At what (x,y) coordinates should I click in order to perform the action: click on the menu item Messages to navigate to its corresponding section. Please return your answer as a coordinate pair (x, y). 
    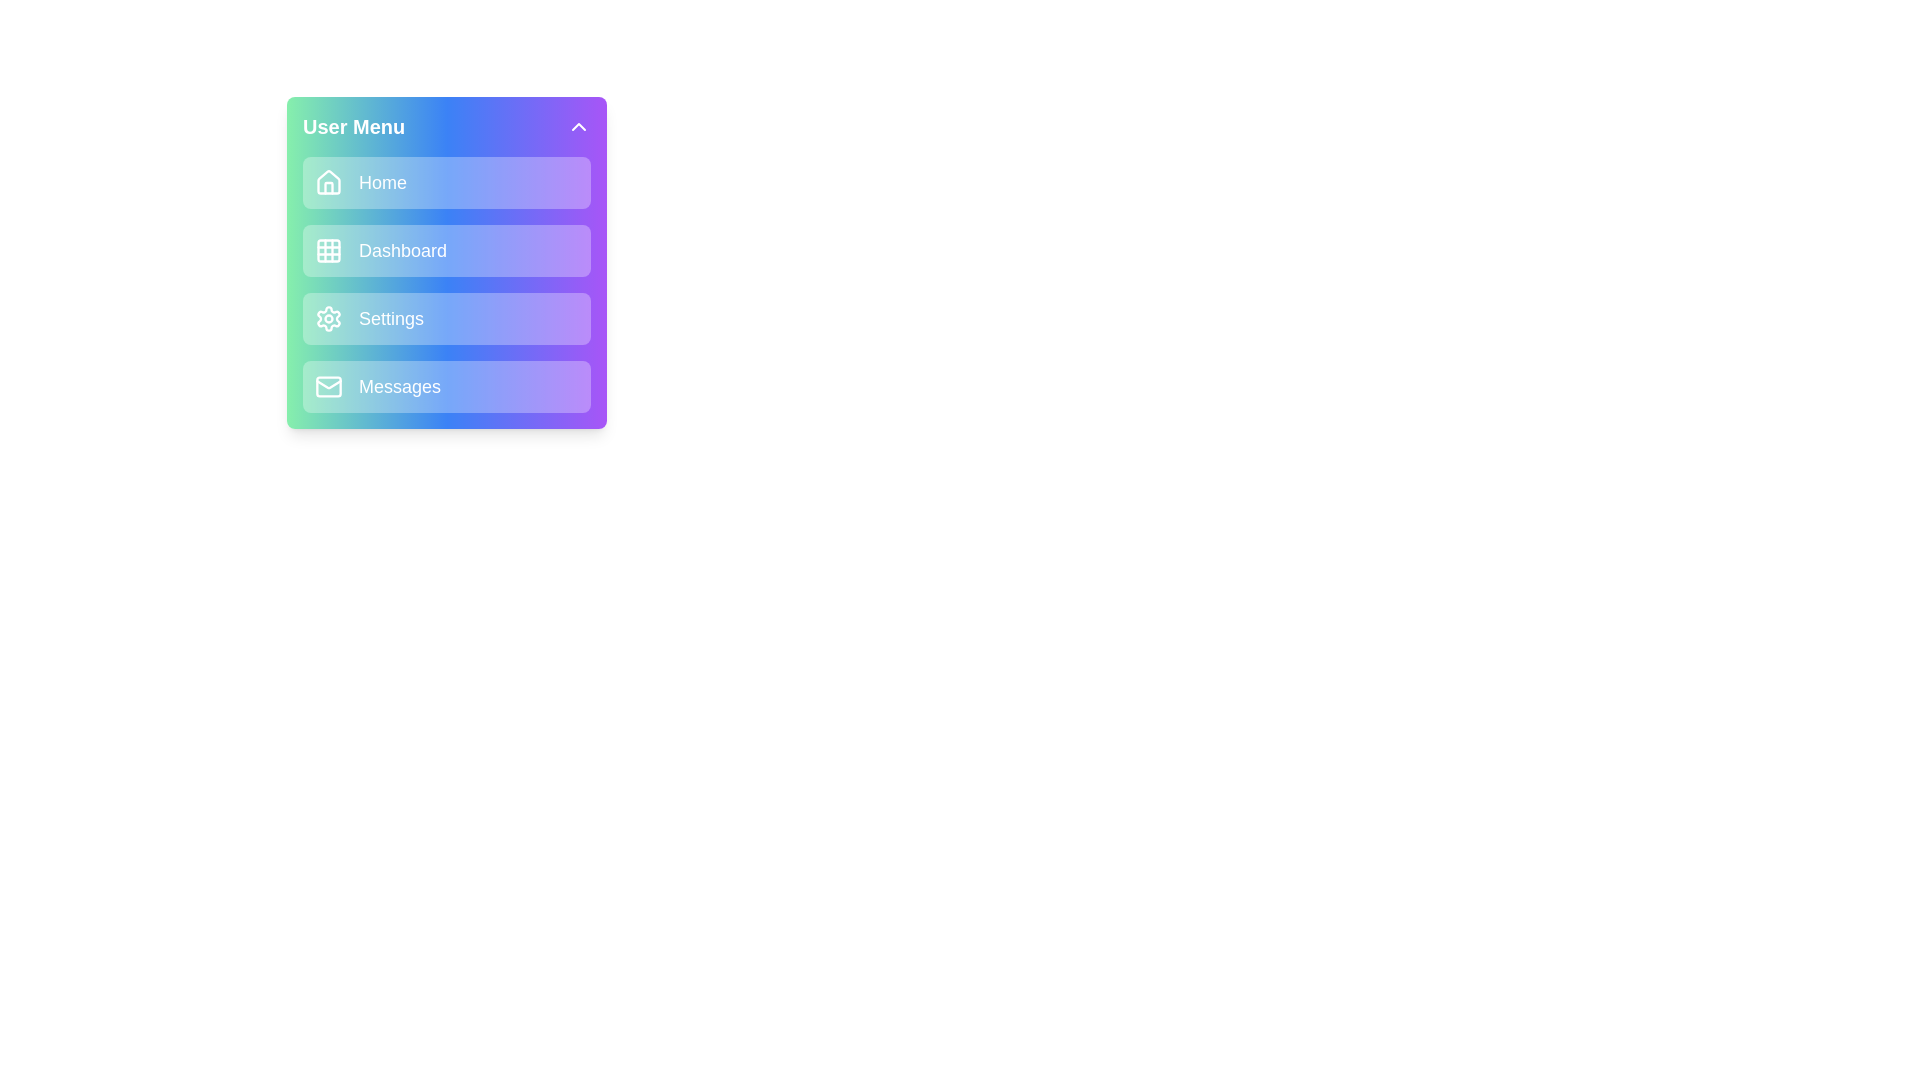
    Looking at the image, I should click on (445, 386).